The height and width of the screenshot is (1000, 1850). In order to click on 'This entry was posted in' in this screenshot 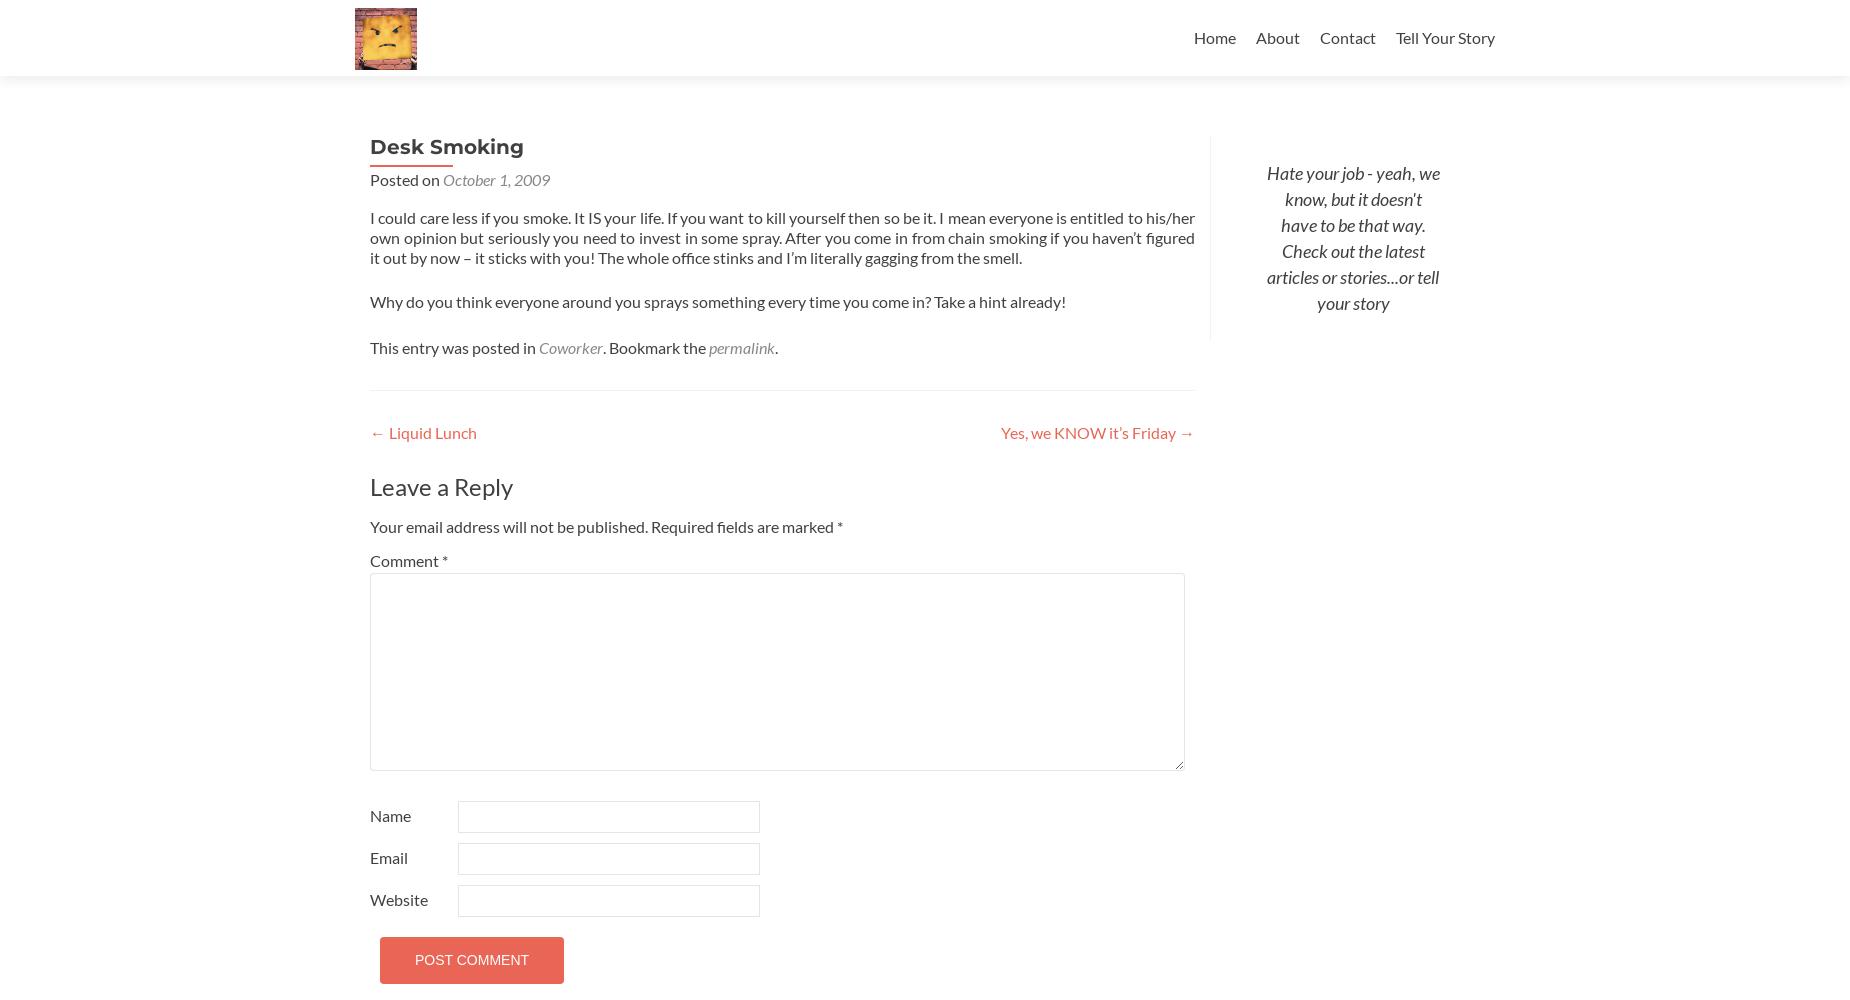, I will do `click(453, 346)`.